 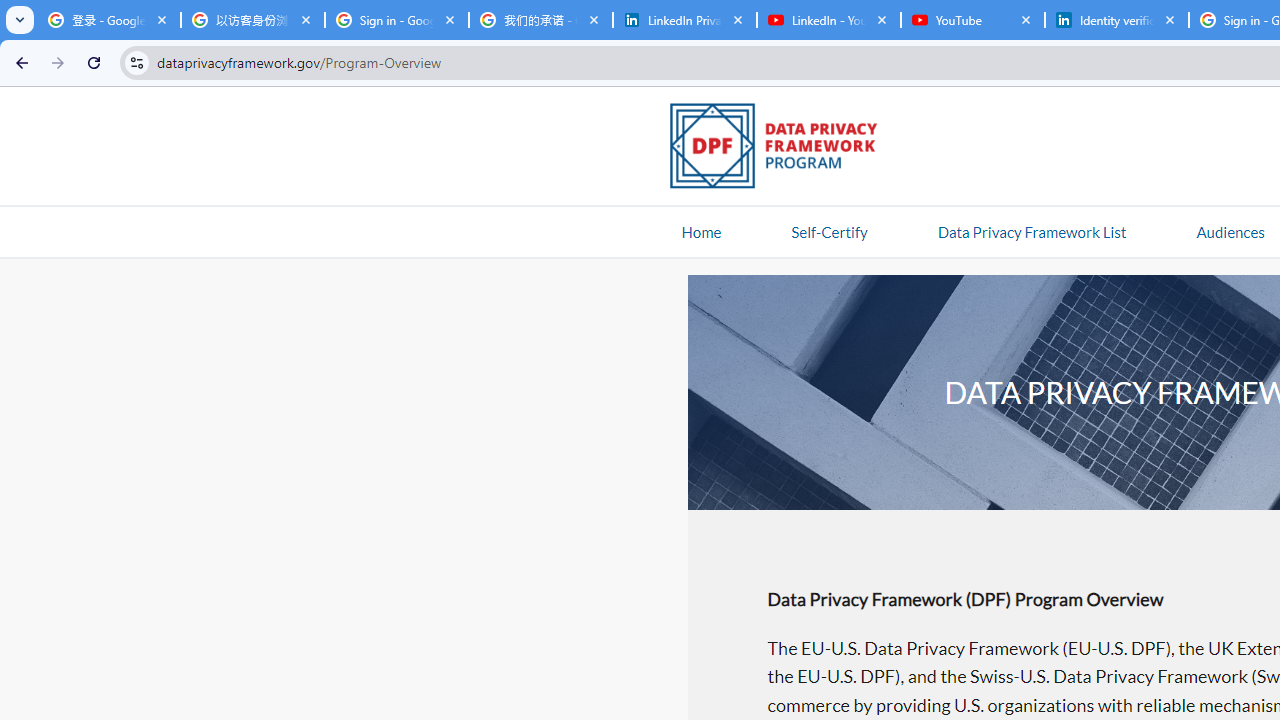 I want to click on 'LinkedIn - YouTube', so click(x=828, y=20).